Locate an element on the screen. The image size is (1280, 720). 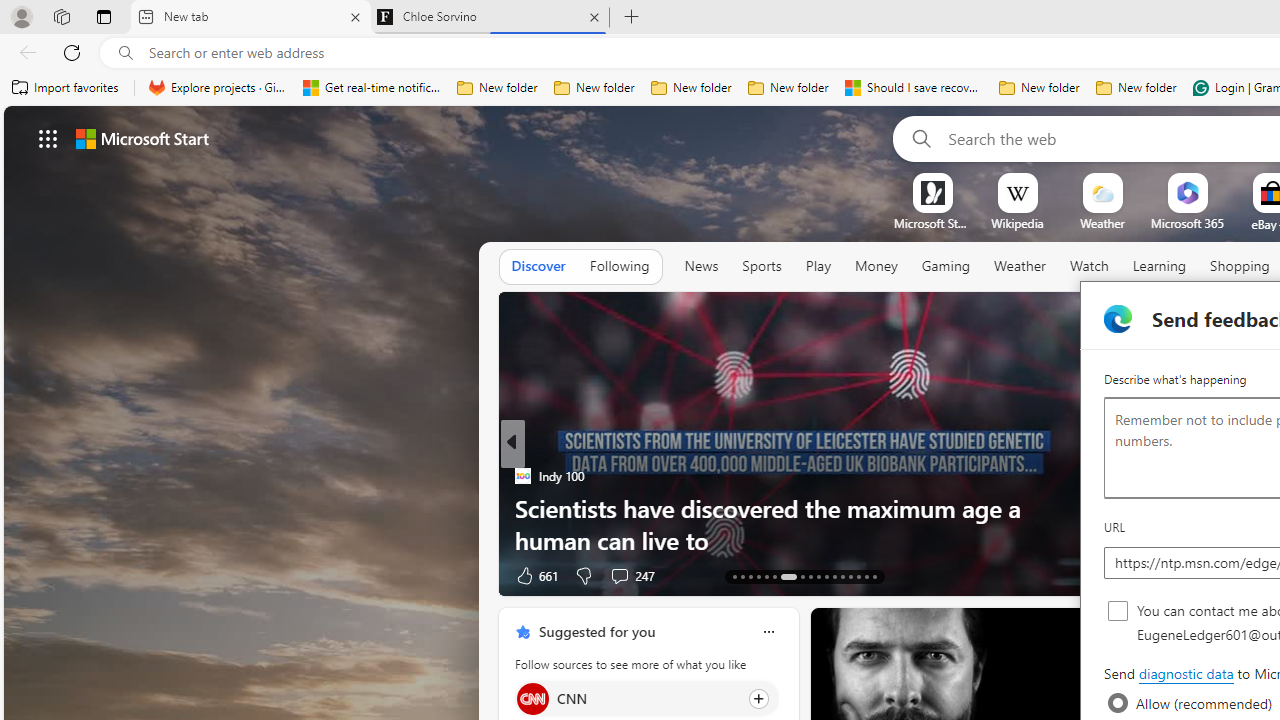
'CNN' is located at coordinates (532, 697).